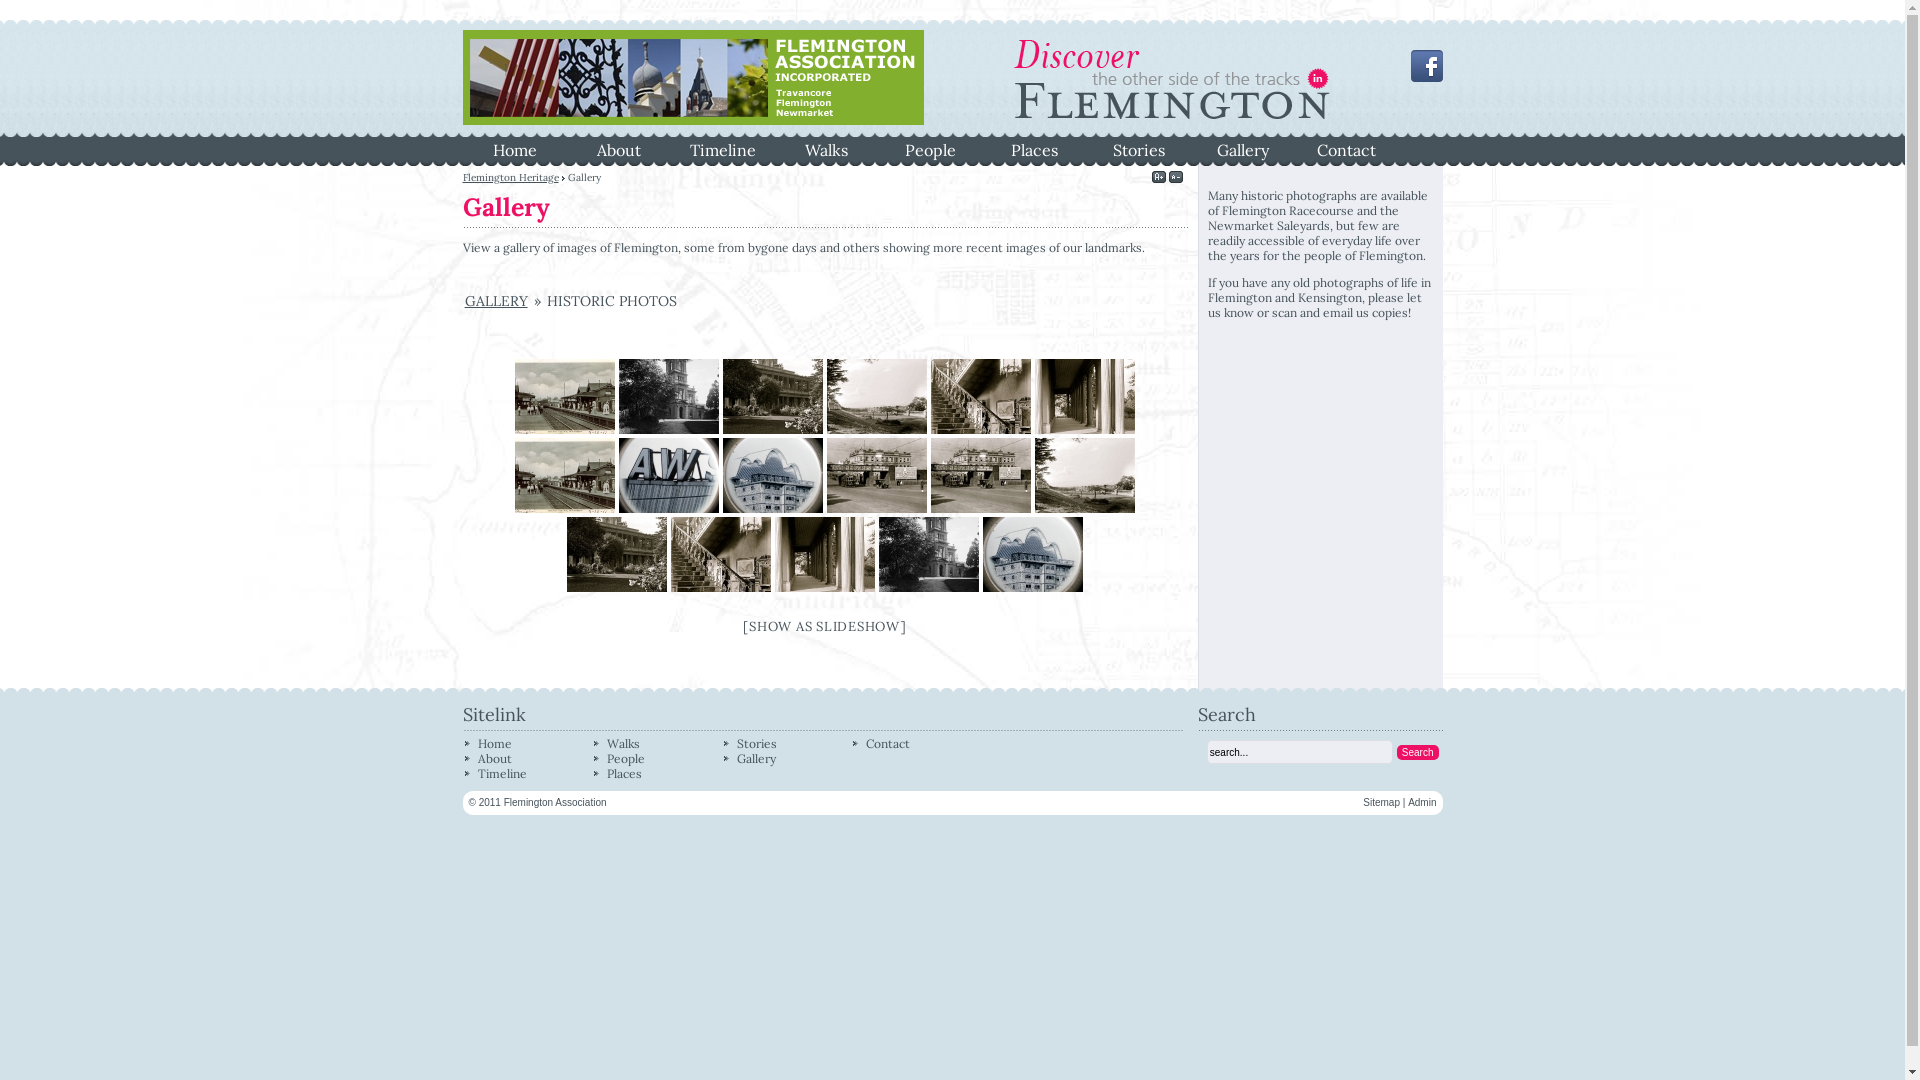 The image size is (1920, 1080). I want to click on 'GALLERY', so click(496, 300).